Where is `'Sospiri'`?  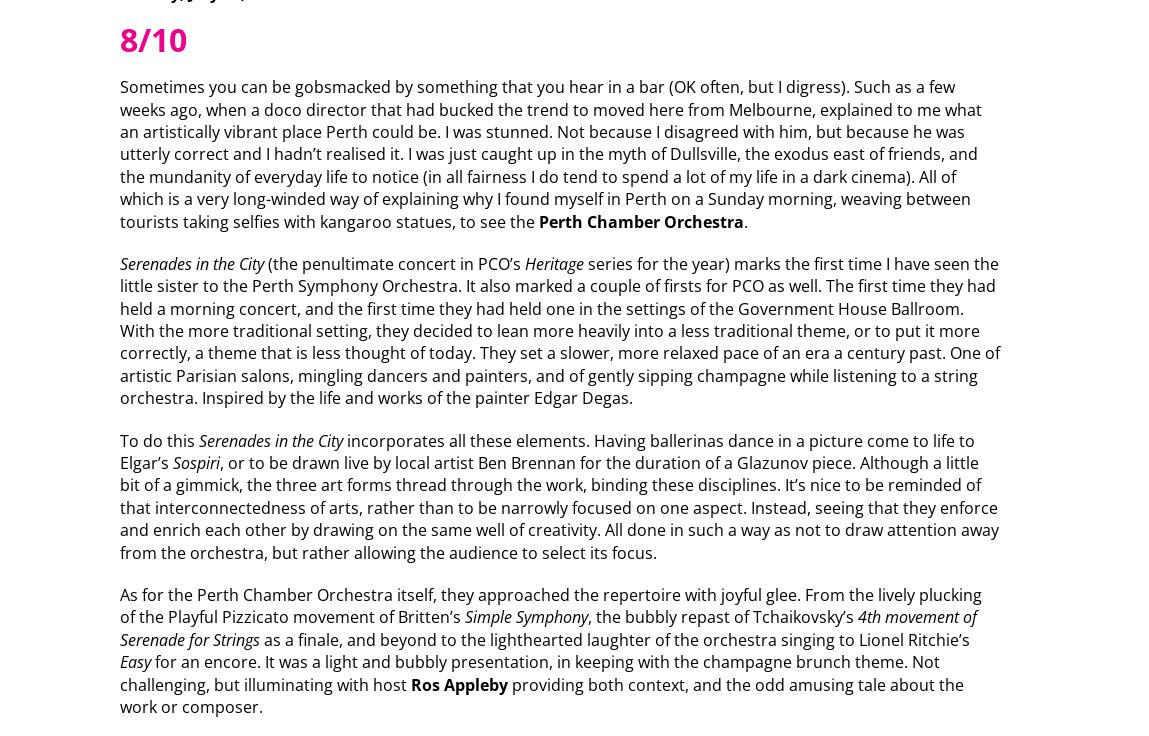
'Sospiri' is located at coordinates (194, 462).